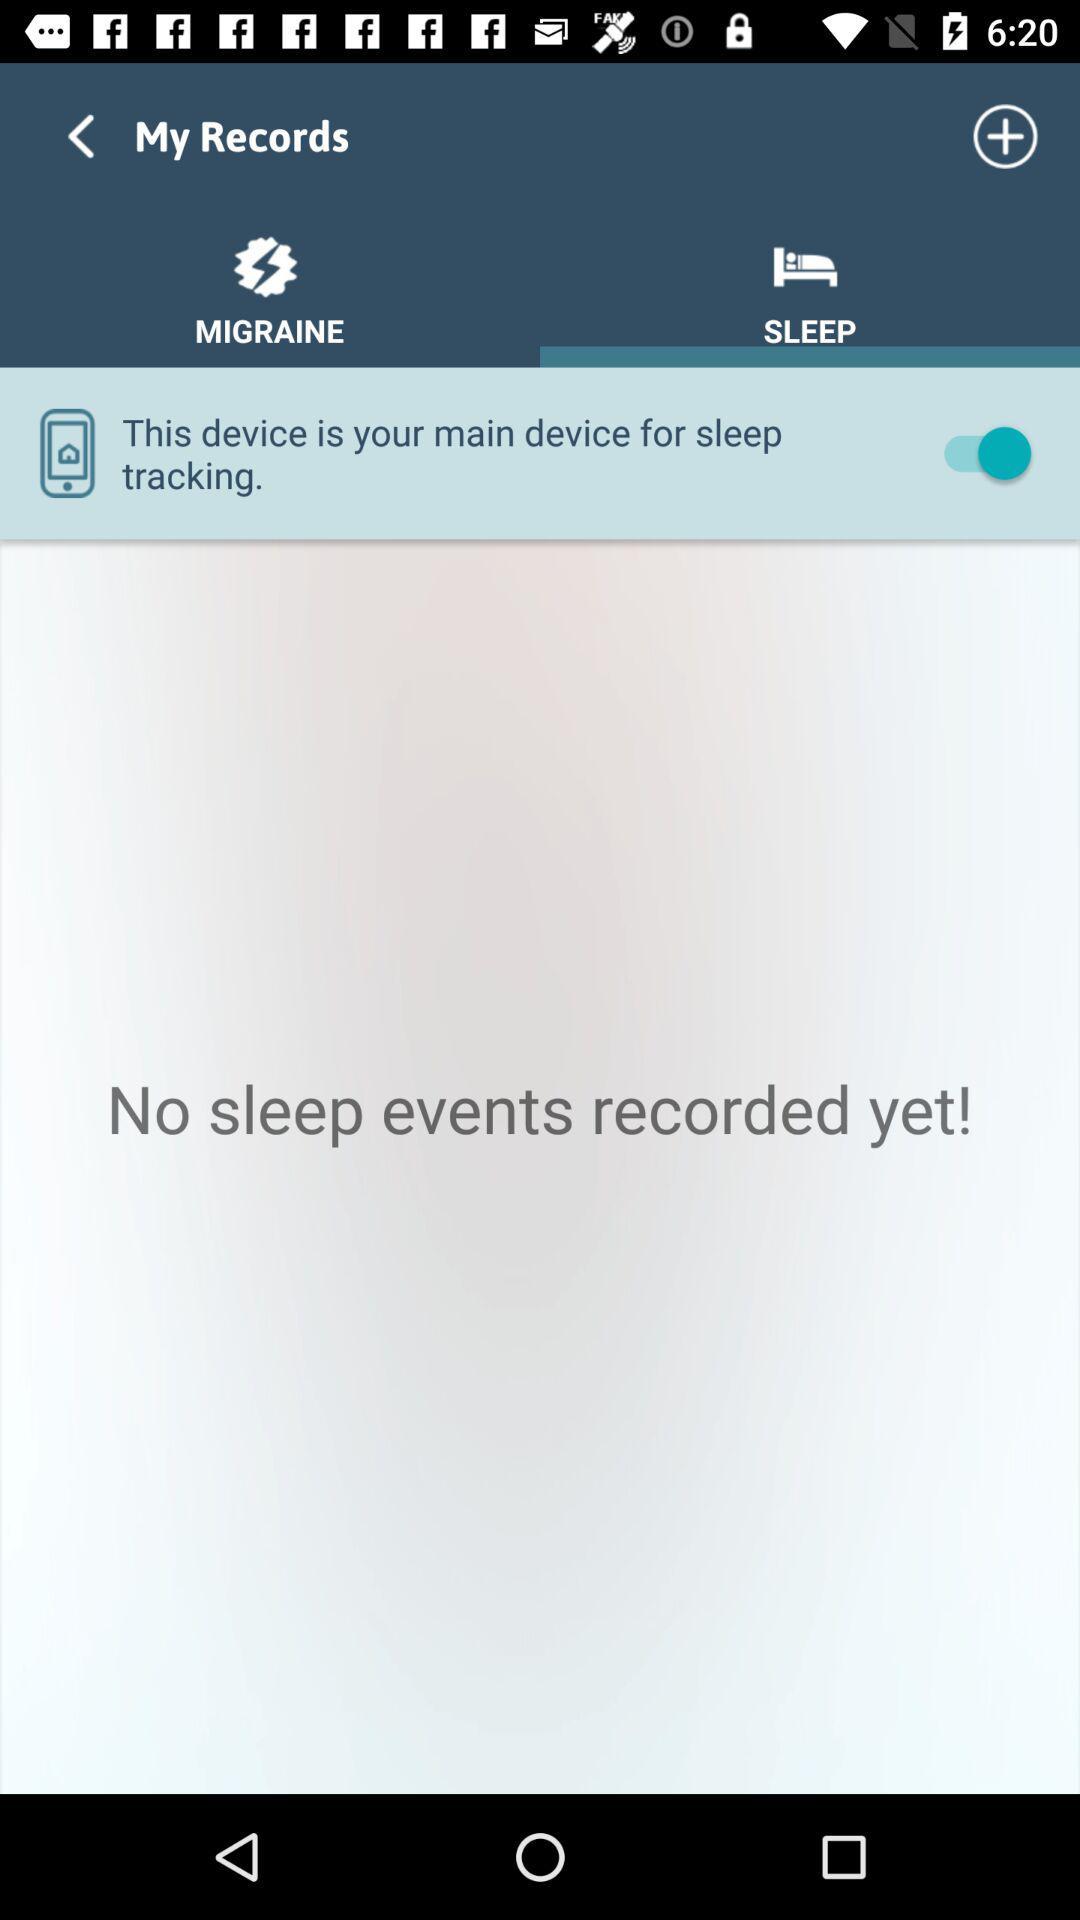 The image size is (1080, 1920). Describe the element at coordinates (977, 451) in the screenshot. I see `on or off` at that location.